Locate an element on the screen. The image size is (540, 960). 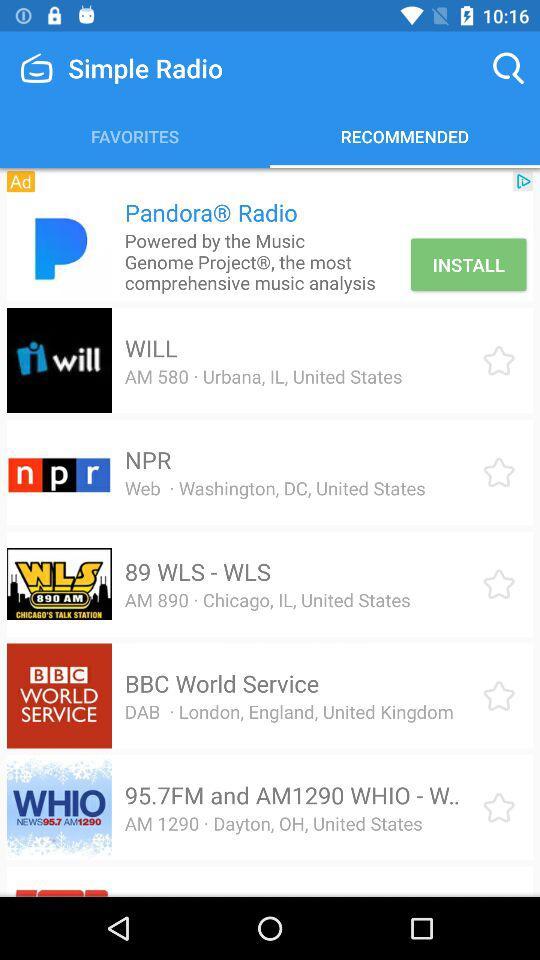
item below npr is located at coordinates (274, 487).